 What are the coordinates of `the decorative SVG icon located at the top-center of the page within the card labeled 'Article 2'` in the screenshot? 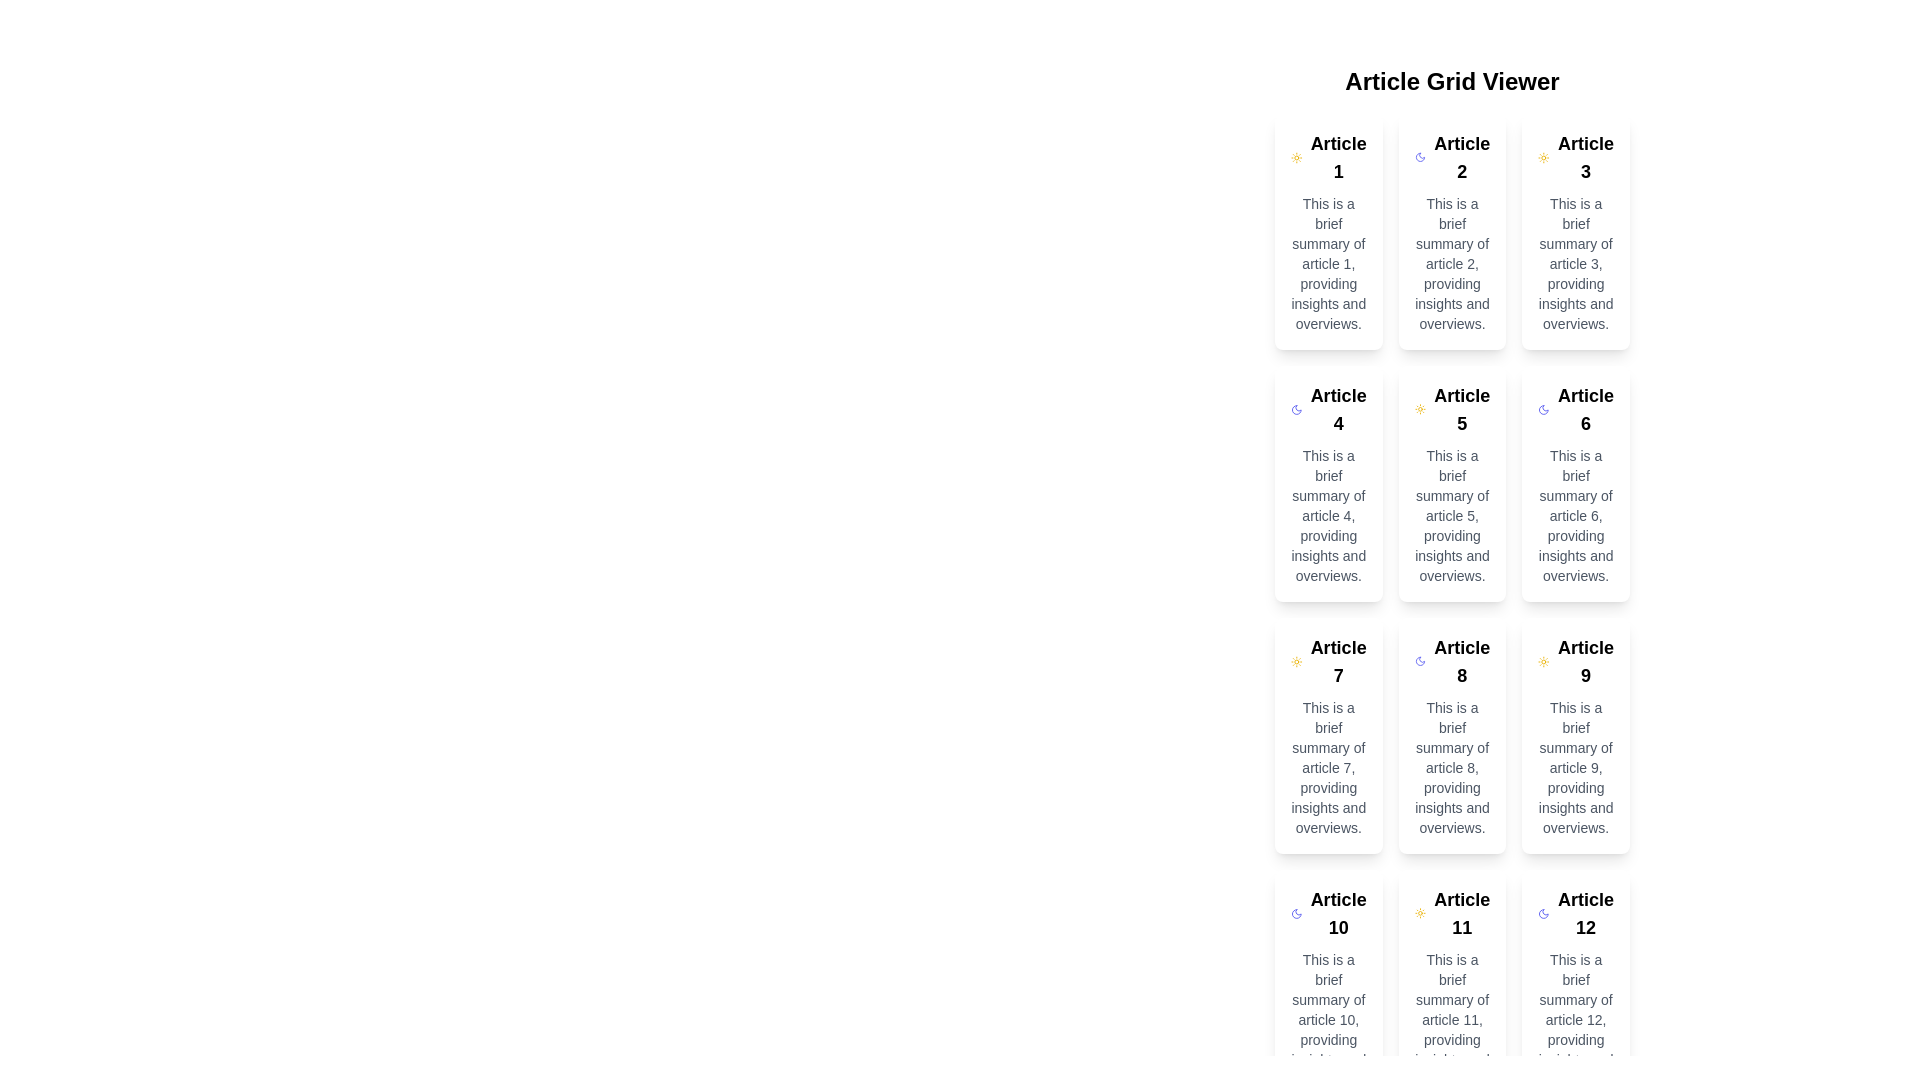 It's located at (1419, 157).